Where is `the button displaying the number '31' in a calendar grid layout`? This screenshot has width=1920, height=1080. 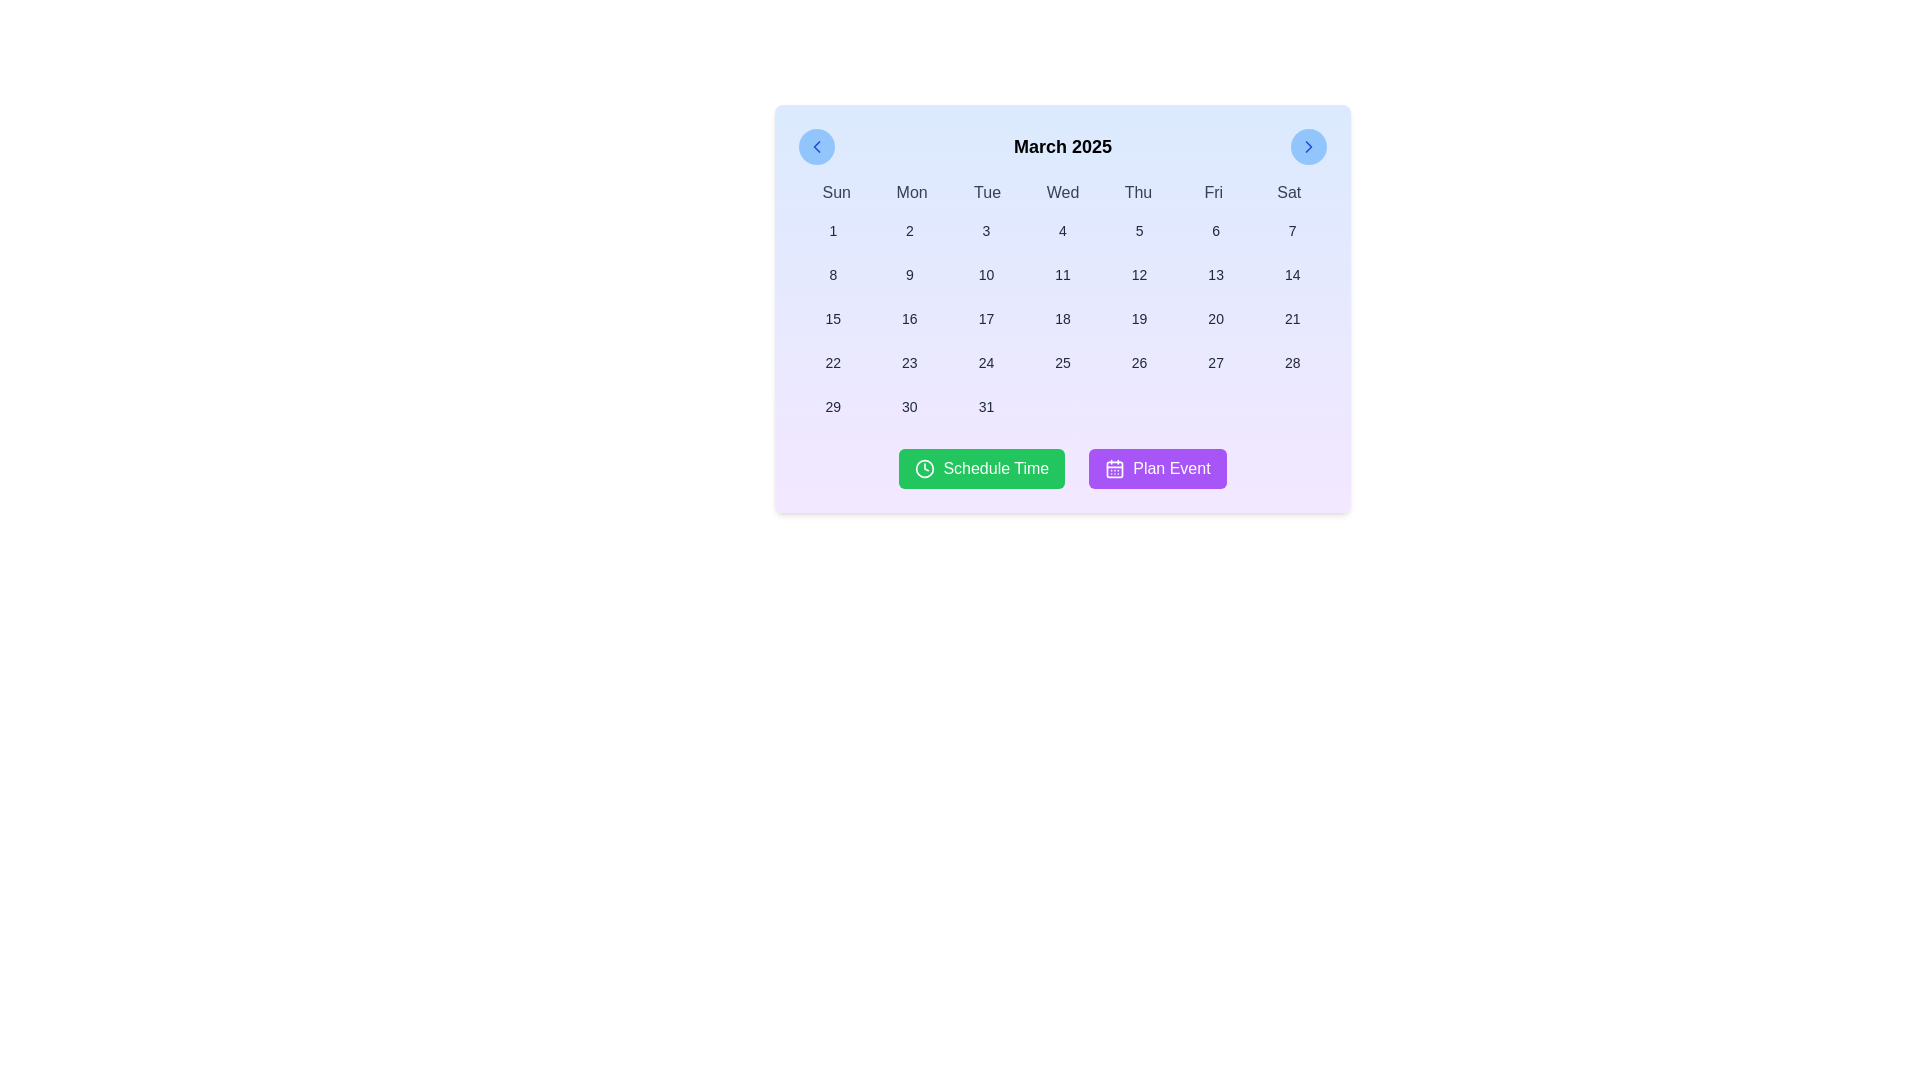 the button displaying the number '31' in a calendar grid layout is located at coordinates (986, 406).